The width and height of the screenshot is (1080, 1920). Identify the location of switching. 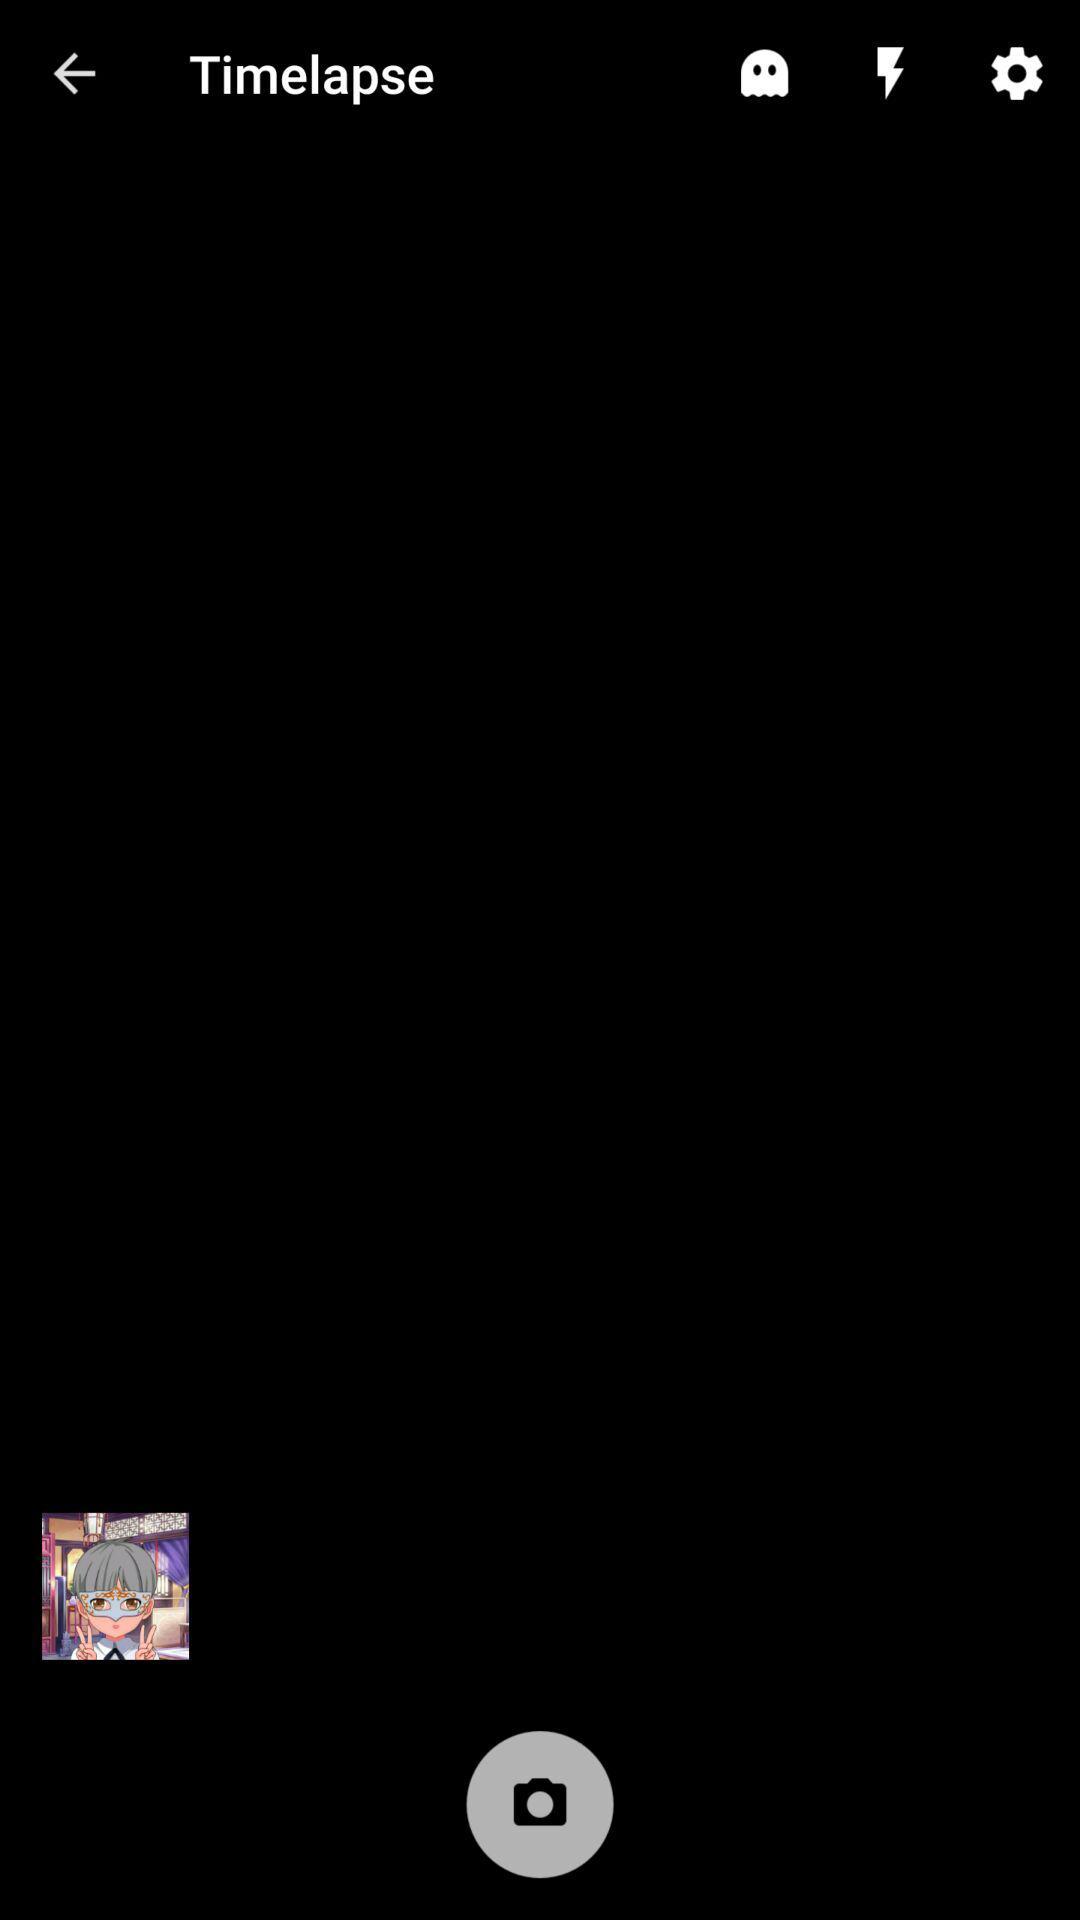
(115, 1585).